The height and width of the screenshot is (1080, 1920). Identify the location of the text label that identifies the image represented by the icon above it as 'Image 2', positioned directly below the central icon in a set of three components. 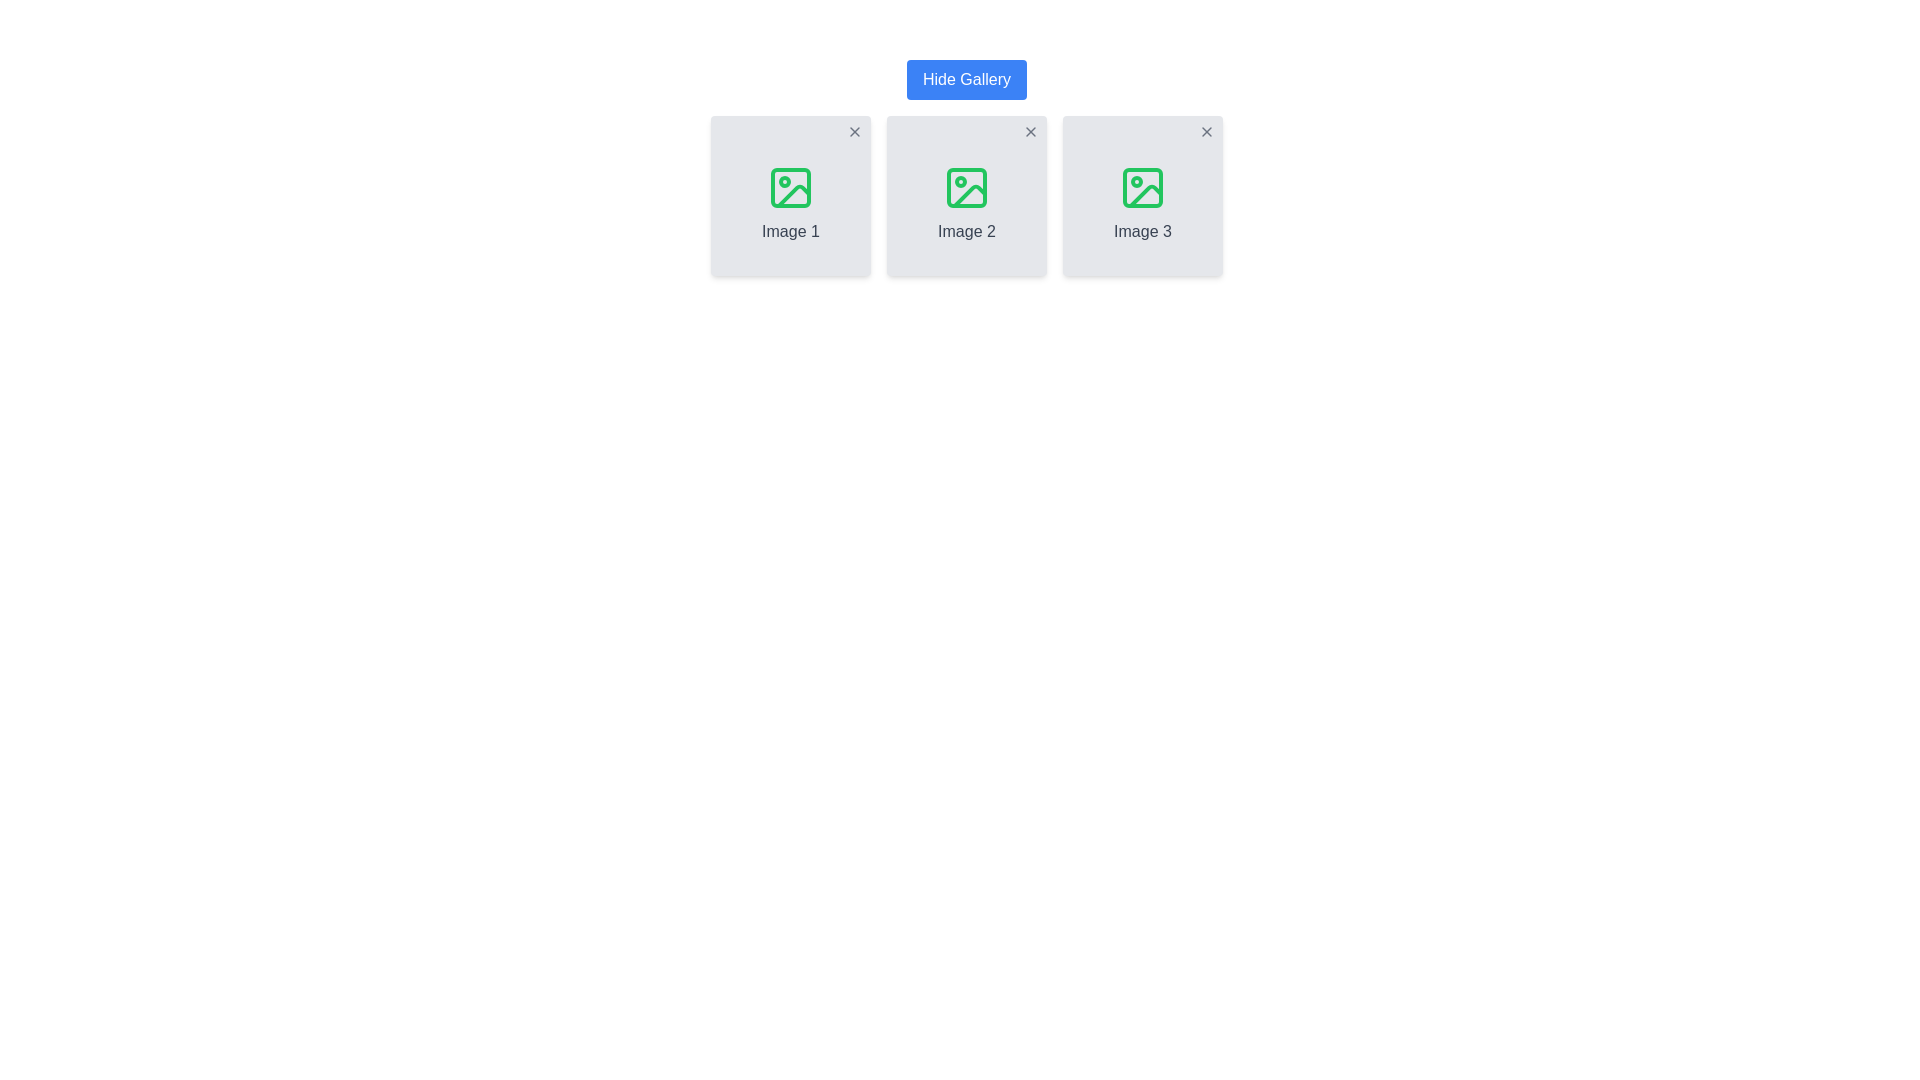
(966, 230).